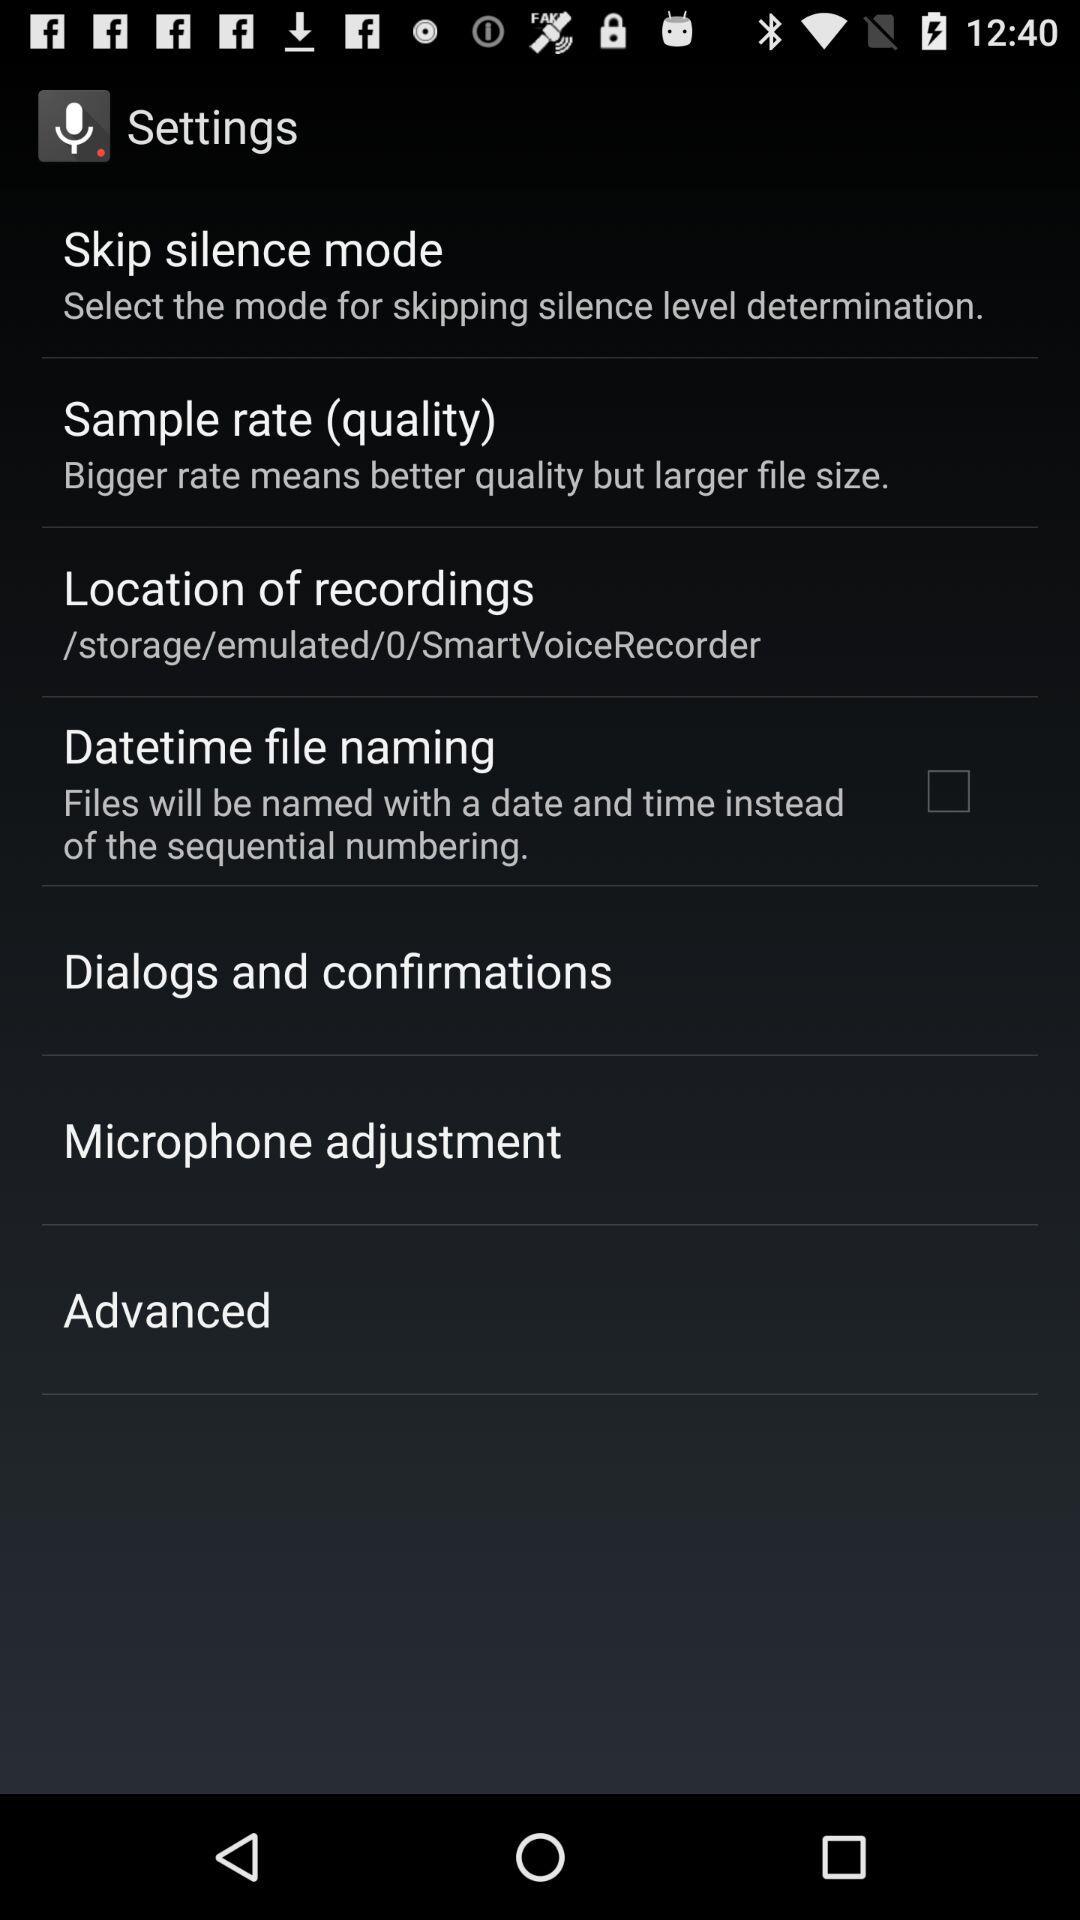 This screenshot has height=1920, width=1080. Describe the element at coordinates (279, 744) in the screenshot. I see `the item below the storage emulated 0 app` at that location.